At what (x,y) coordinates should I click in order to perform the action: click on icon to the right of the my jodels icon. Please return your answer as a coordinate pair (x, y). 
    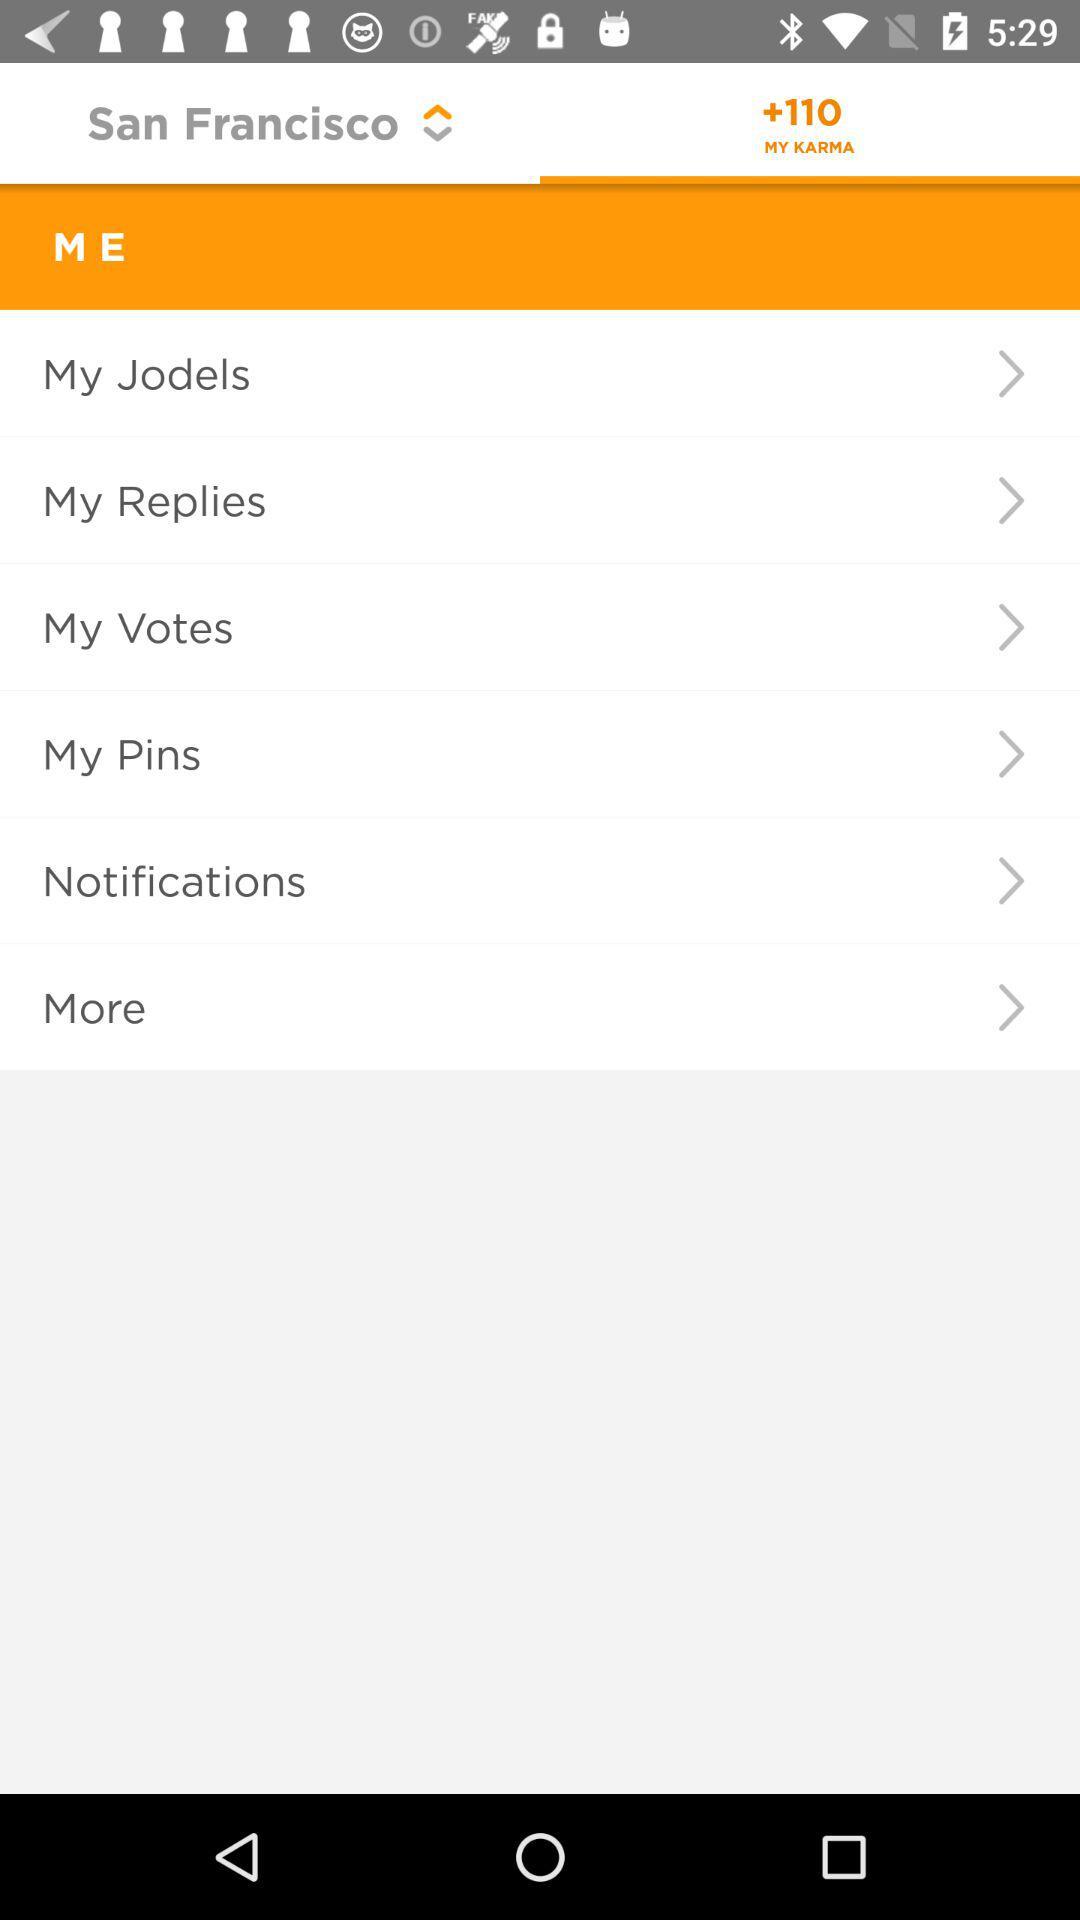
    Looking at the image, I should click on (1011, 373).